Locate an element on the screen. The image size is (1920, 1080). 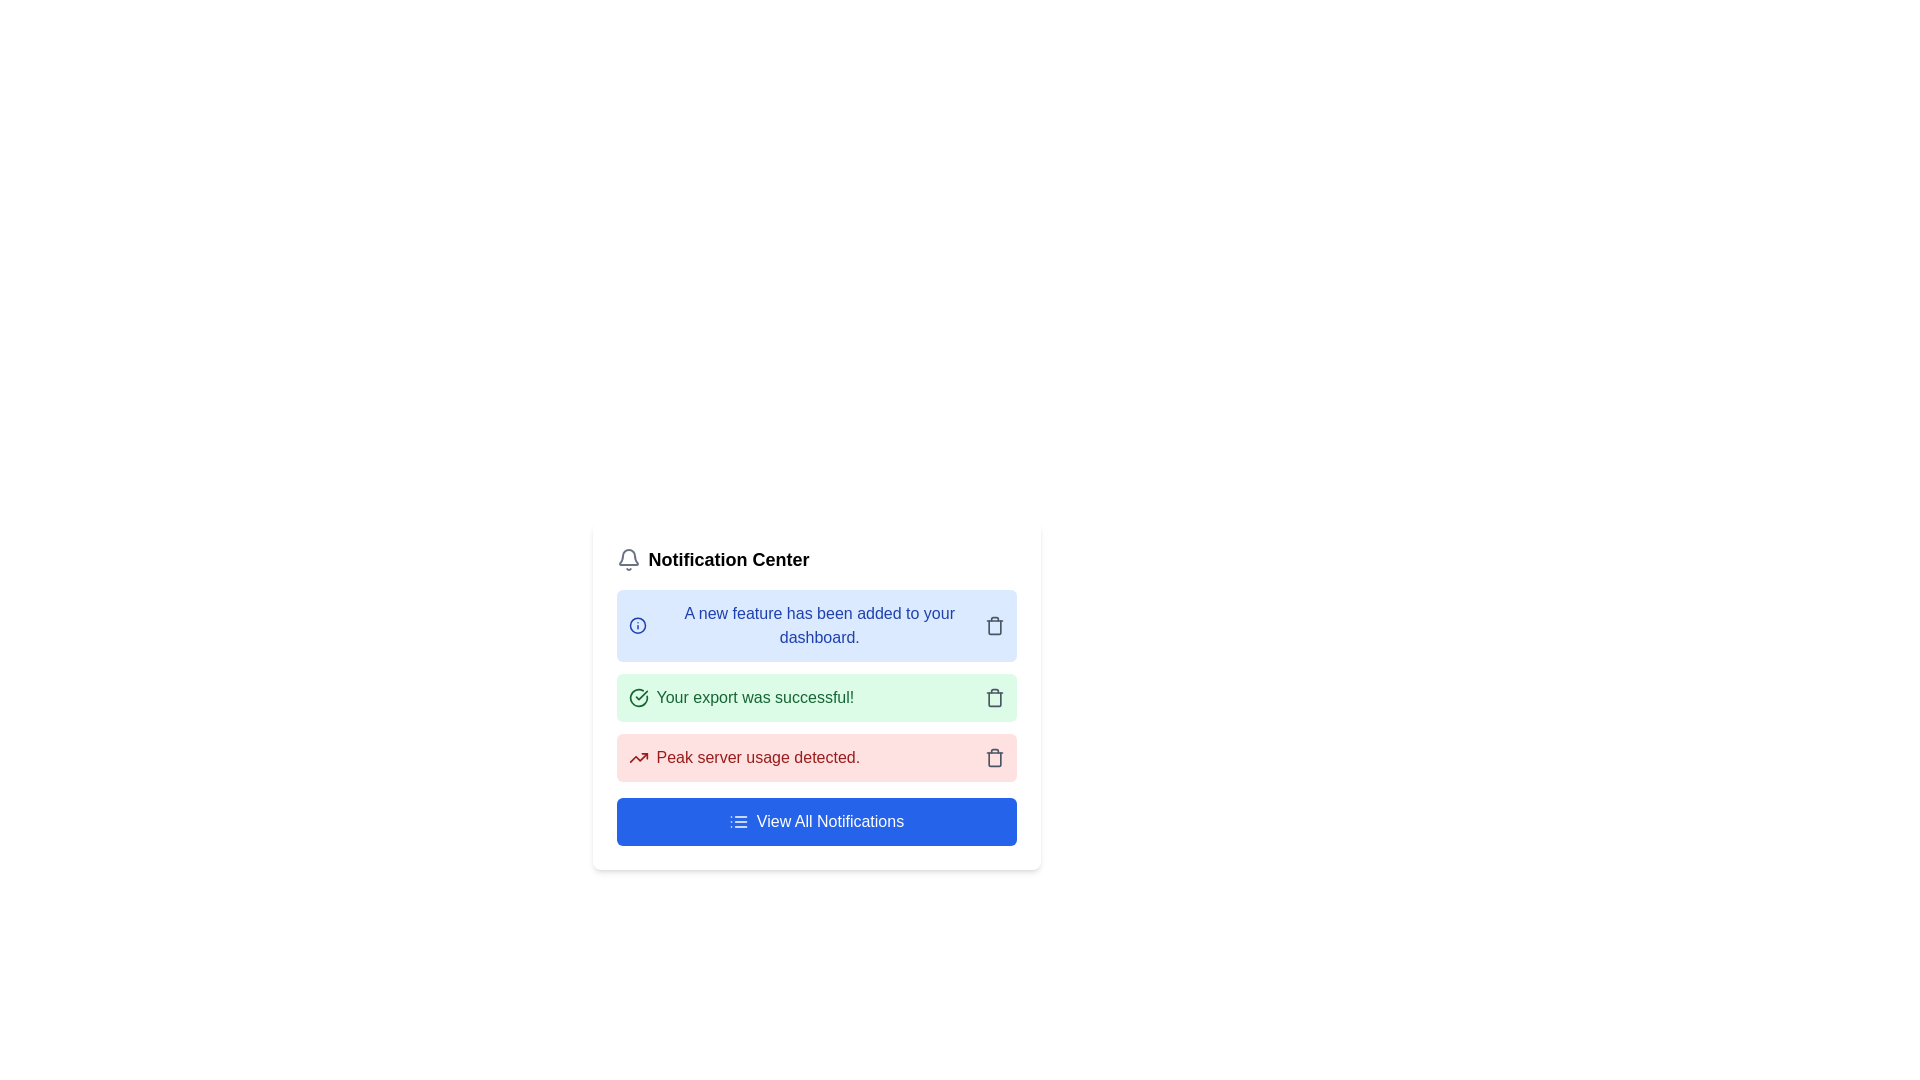
the trash bin icon located in the bottom-right corner of the notification box is located at coordinates (994, 759).